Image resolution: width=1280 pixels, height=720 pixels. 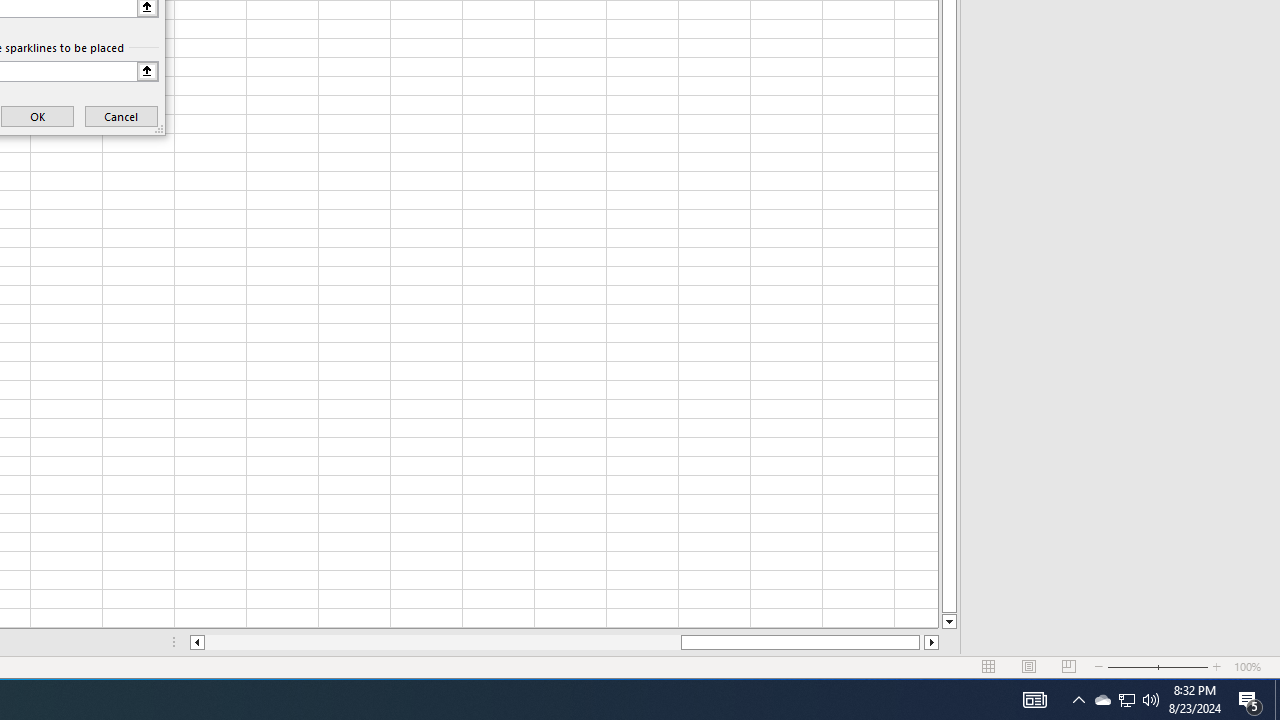 I want to click on 'Page Break Preview', so click(x=1068, y=667).